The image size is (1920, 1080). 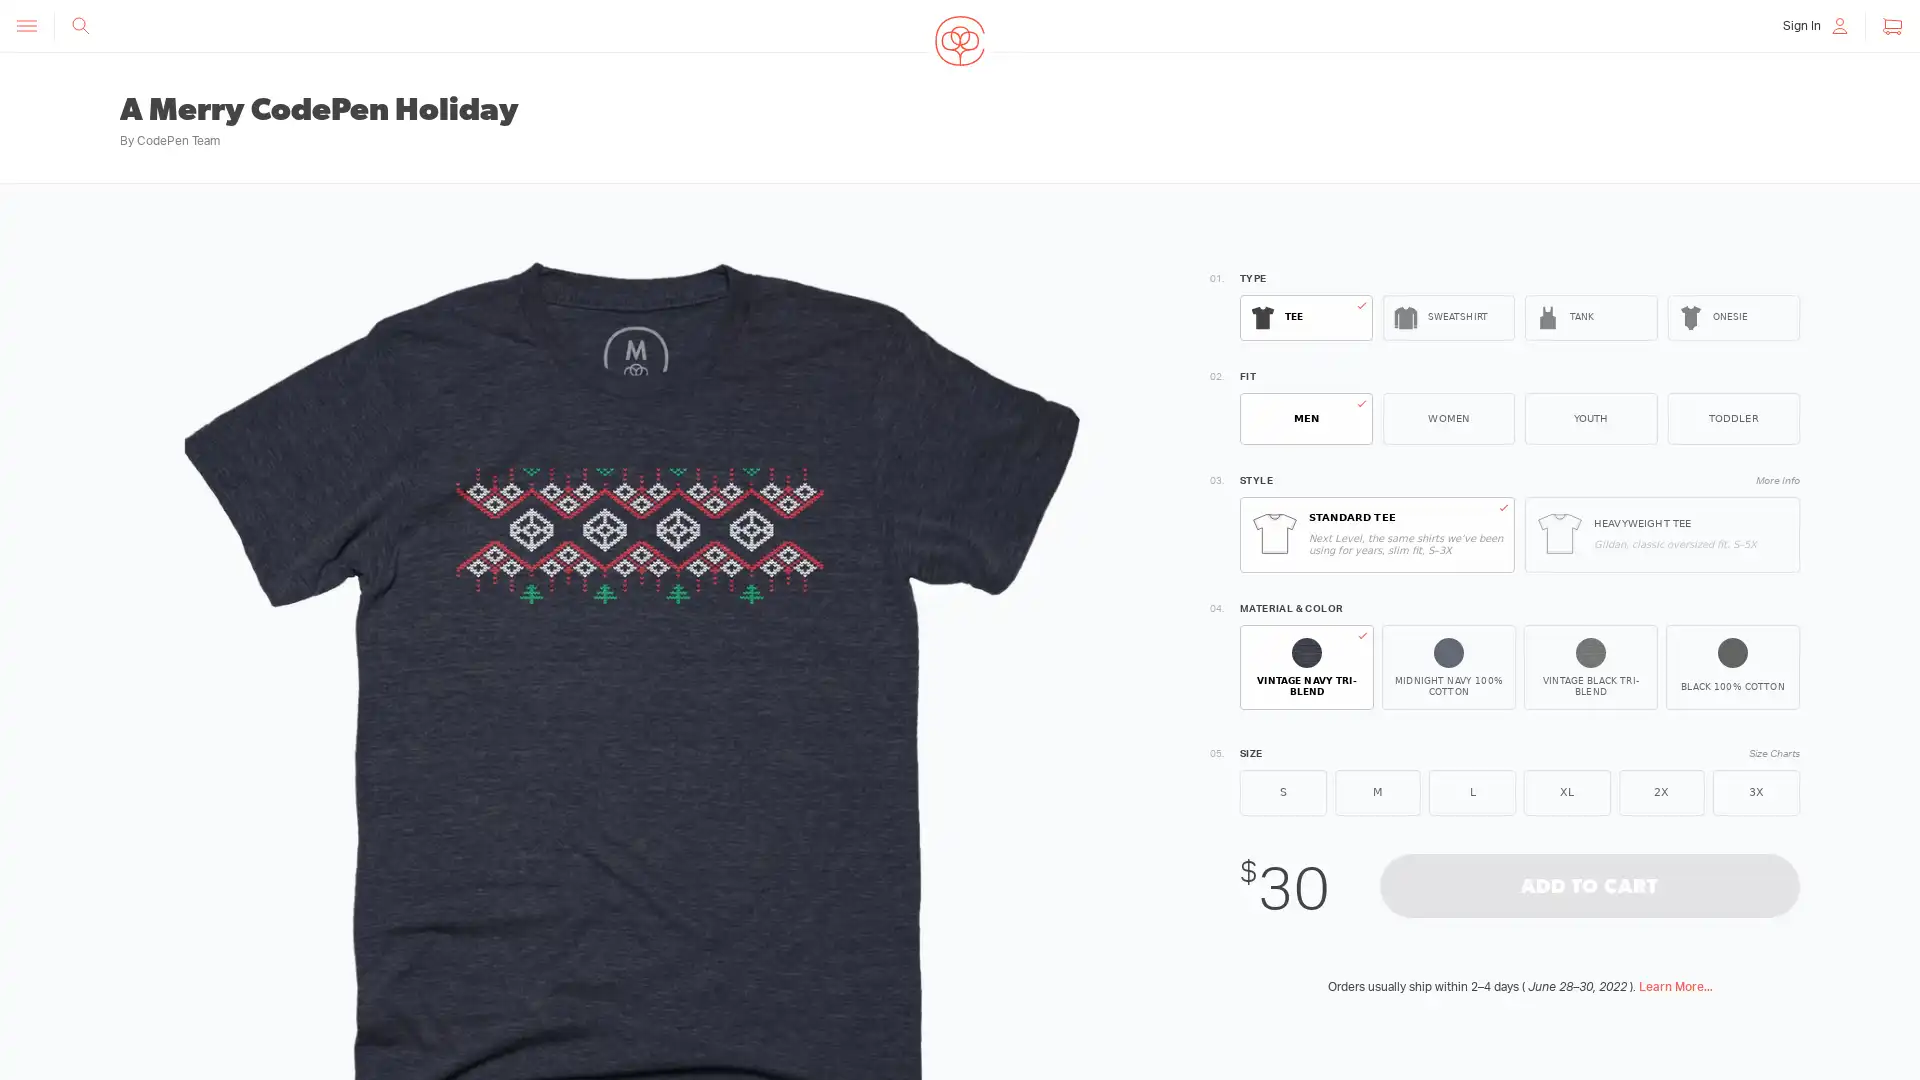 What do you see at coordinates (1662, 534) in the screenshot?
I see `HEAVYWEIGHT TEE Gildan, classic oversized fit, S5X` at bounding box center [1662, 534].